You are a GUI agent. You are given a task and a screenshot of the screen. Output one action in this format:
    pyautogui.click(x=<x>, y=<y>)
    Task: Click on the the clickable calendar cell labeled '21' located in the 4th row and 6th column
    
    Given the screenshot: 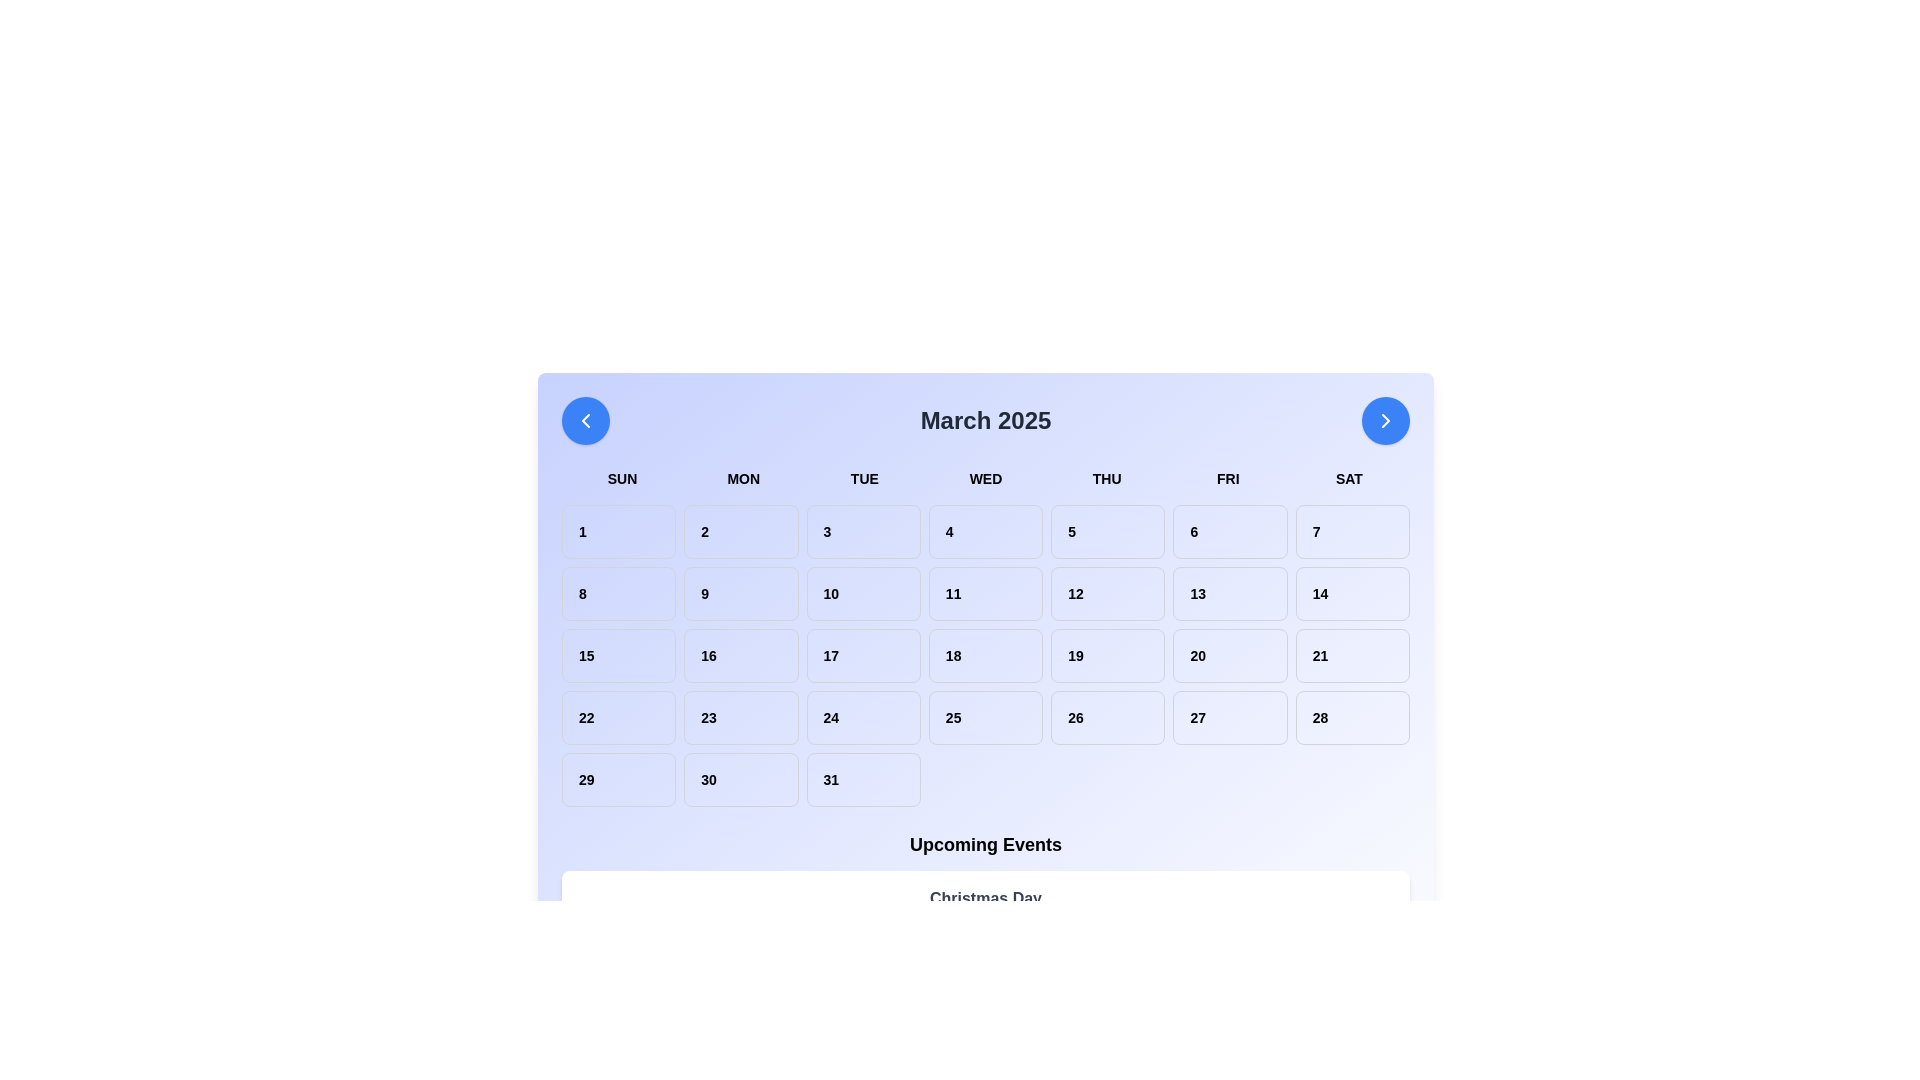 What is the action you would take?
    pyautogui.click(x=1352, y=655)
    